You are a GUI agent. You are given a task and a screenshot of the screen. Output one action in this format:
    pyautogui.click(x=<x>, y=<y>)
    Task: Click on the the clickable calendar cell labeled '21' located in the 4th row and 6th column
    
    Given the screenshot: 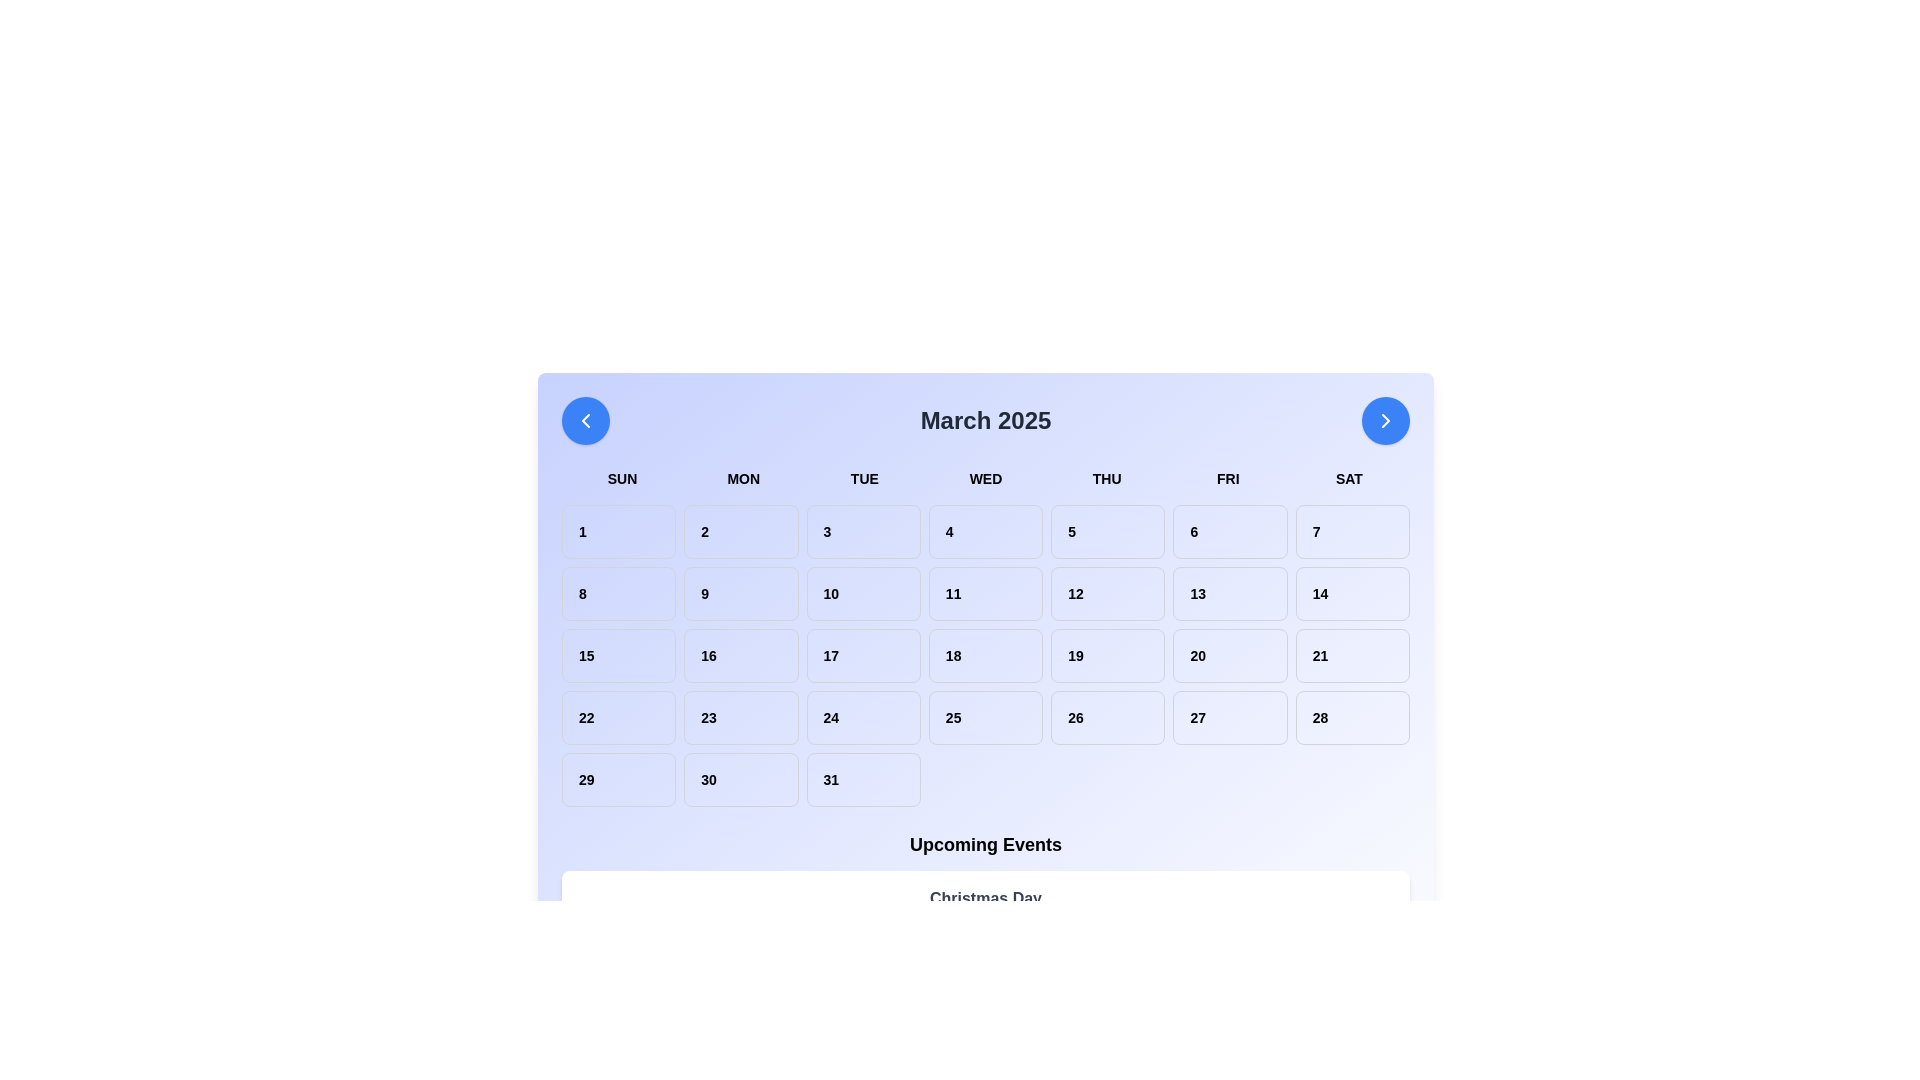 What is the action you would take?
    pyautogui.click(x=1352, y=655)
    